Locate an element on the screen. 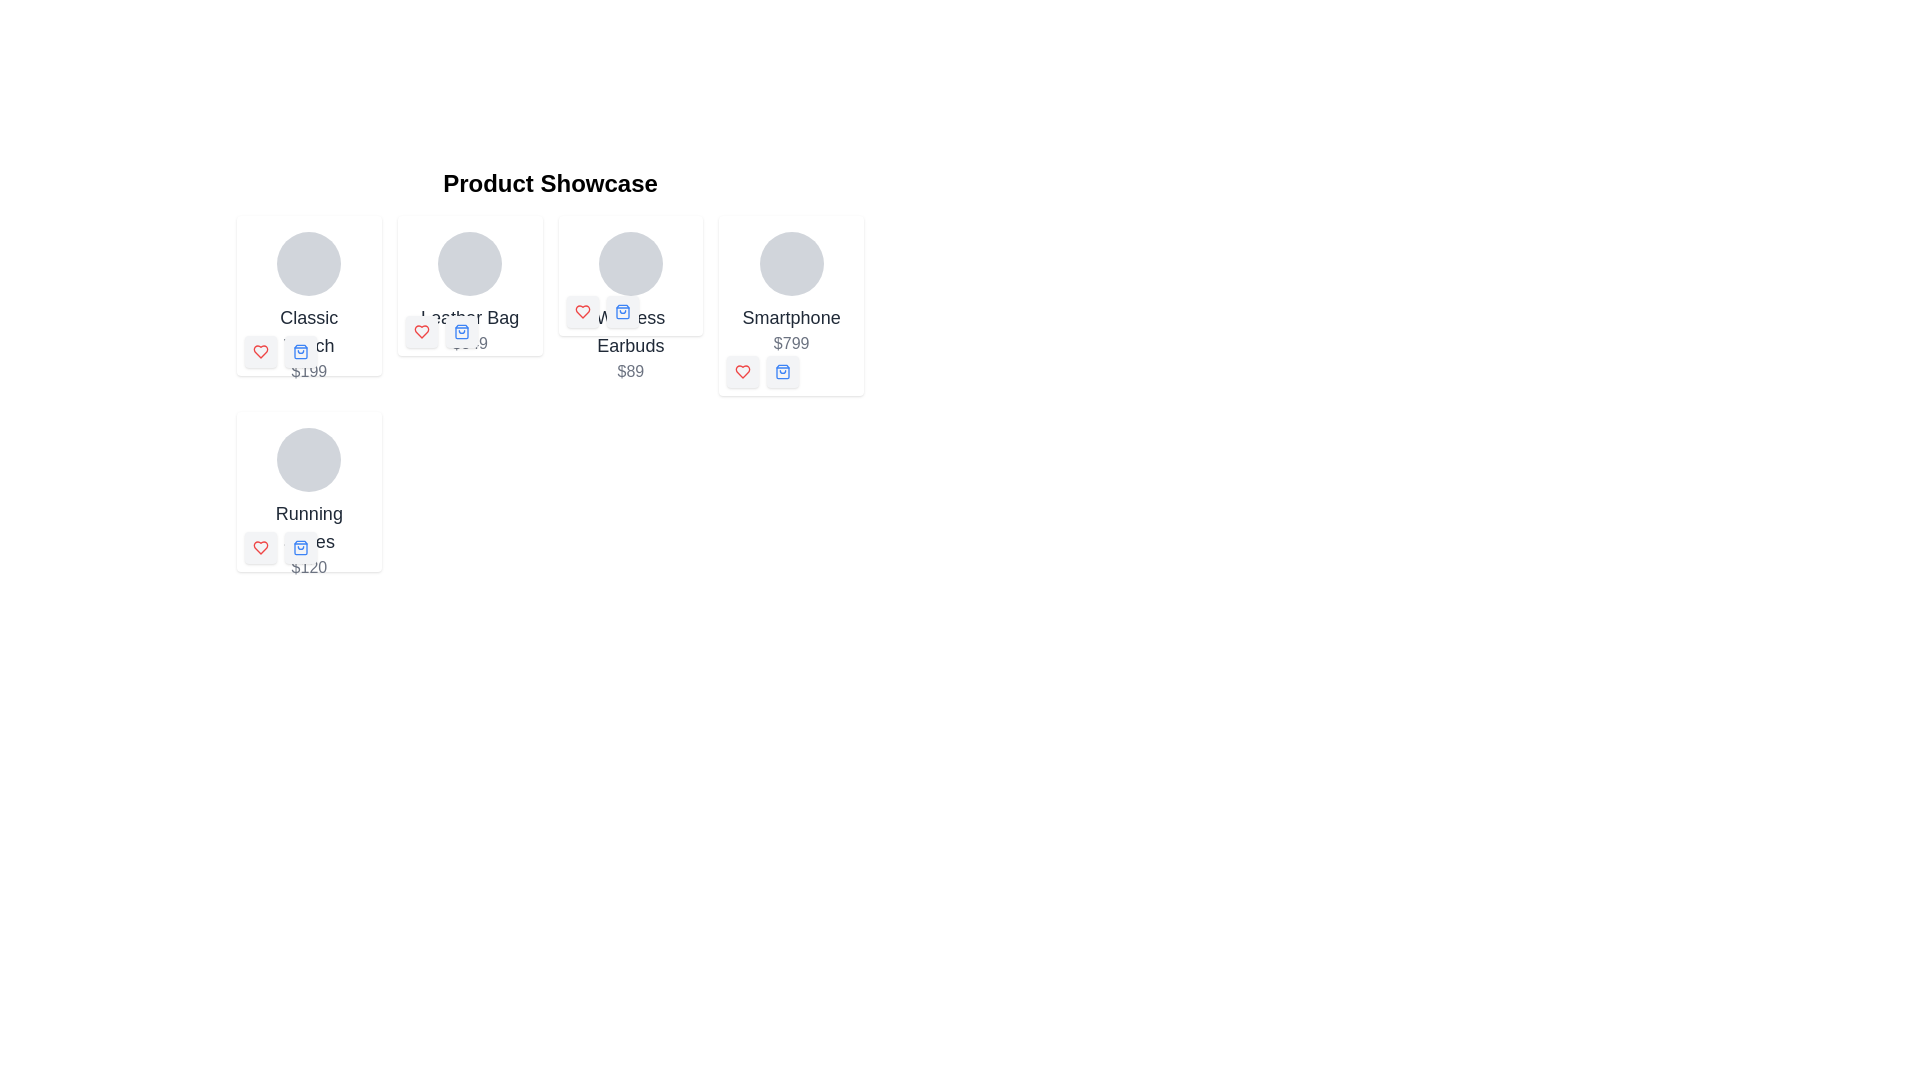  the heart button is located at coordinates (420, 330).